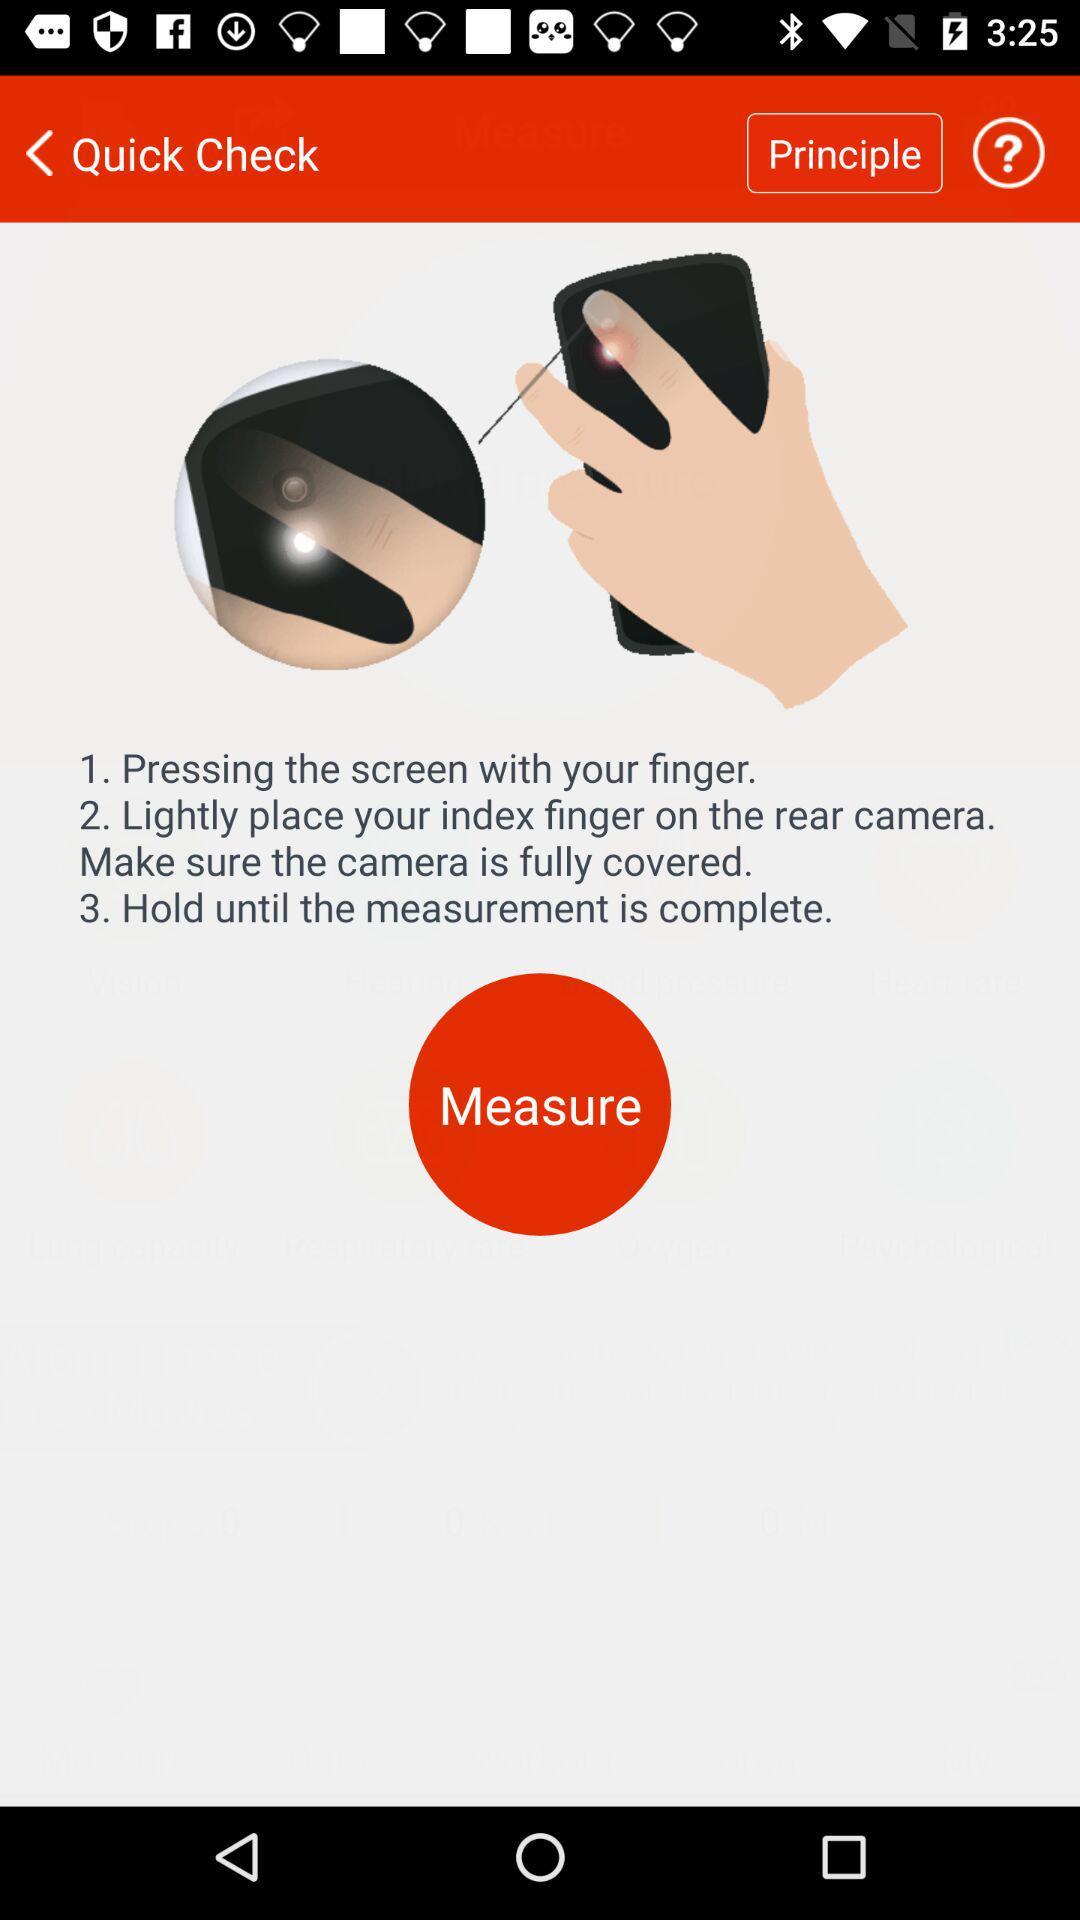  Describe the element at coordinates (540, 1091) in the screenshot. I see `the measure` at that location.